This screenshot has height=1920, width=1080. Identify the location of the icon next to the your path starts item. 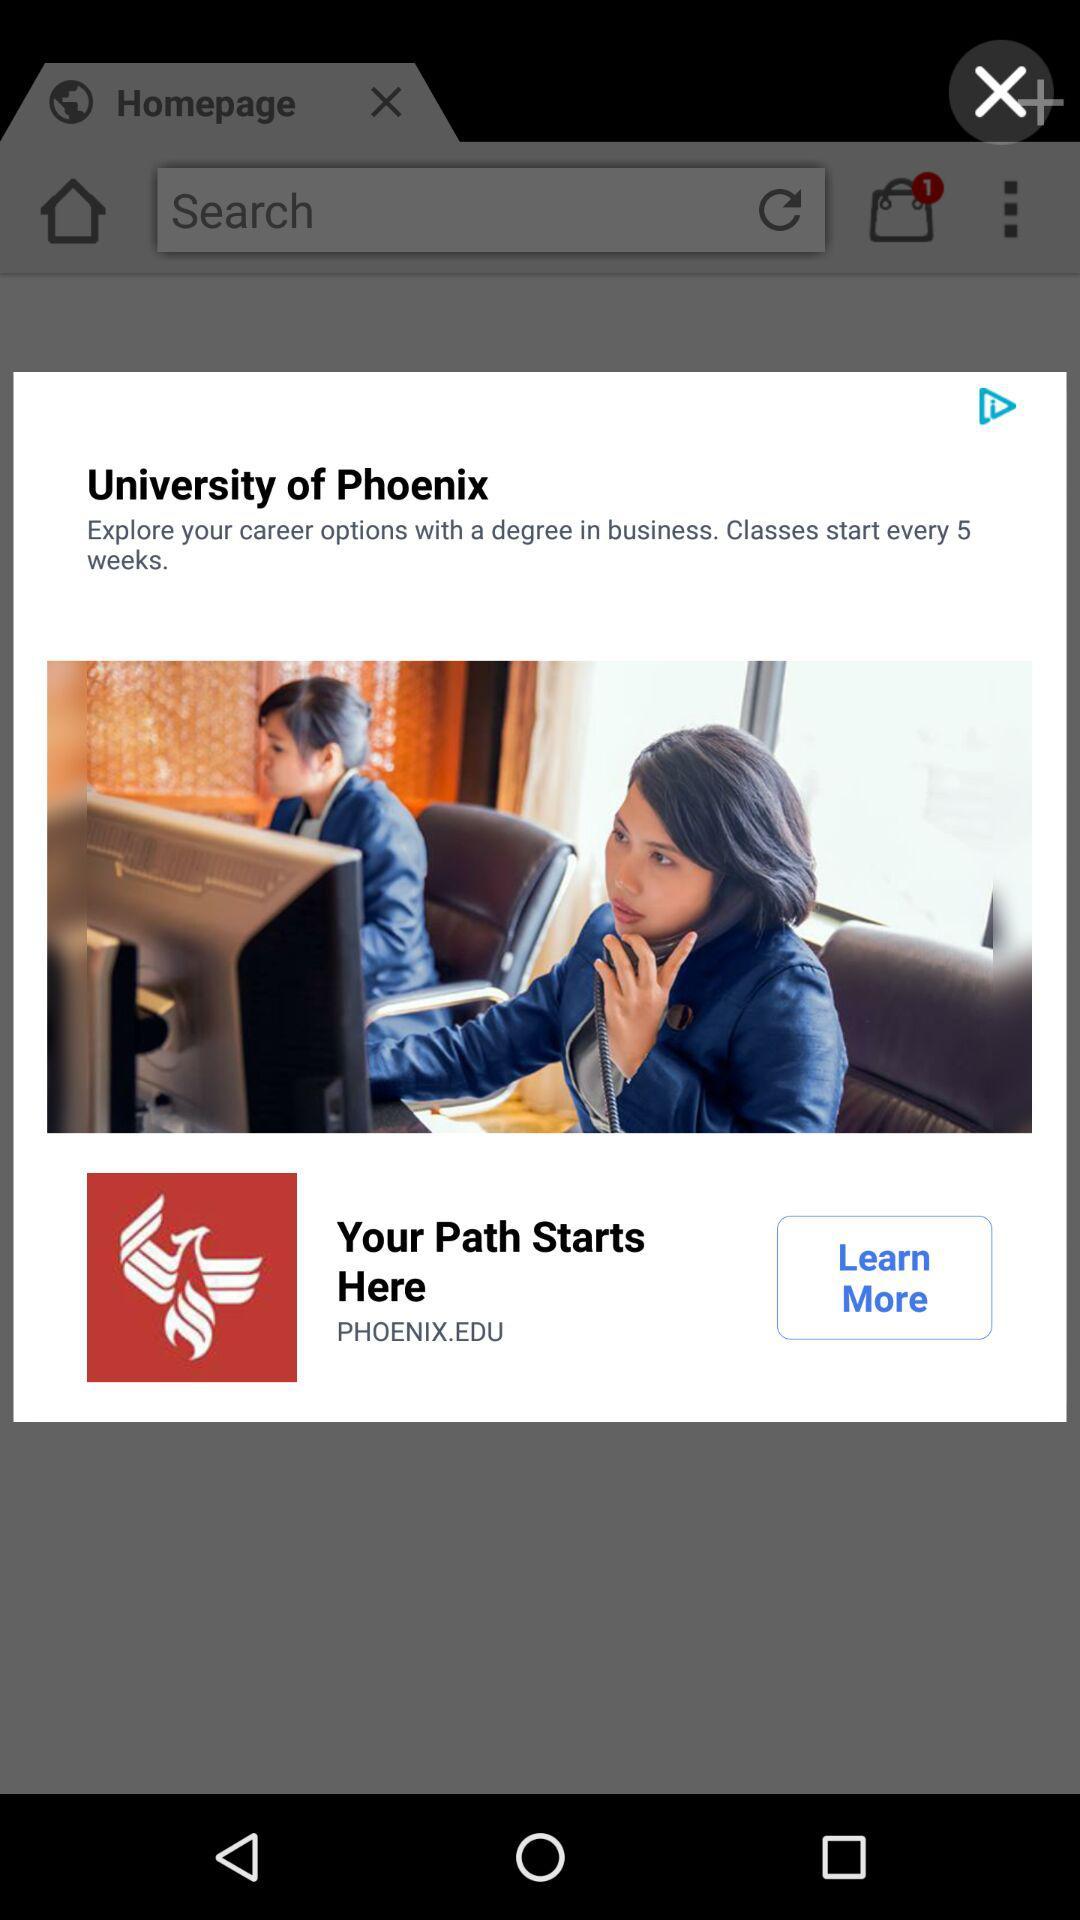
(883, 1276).